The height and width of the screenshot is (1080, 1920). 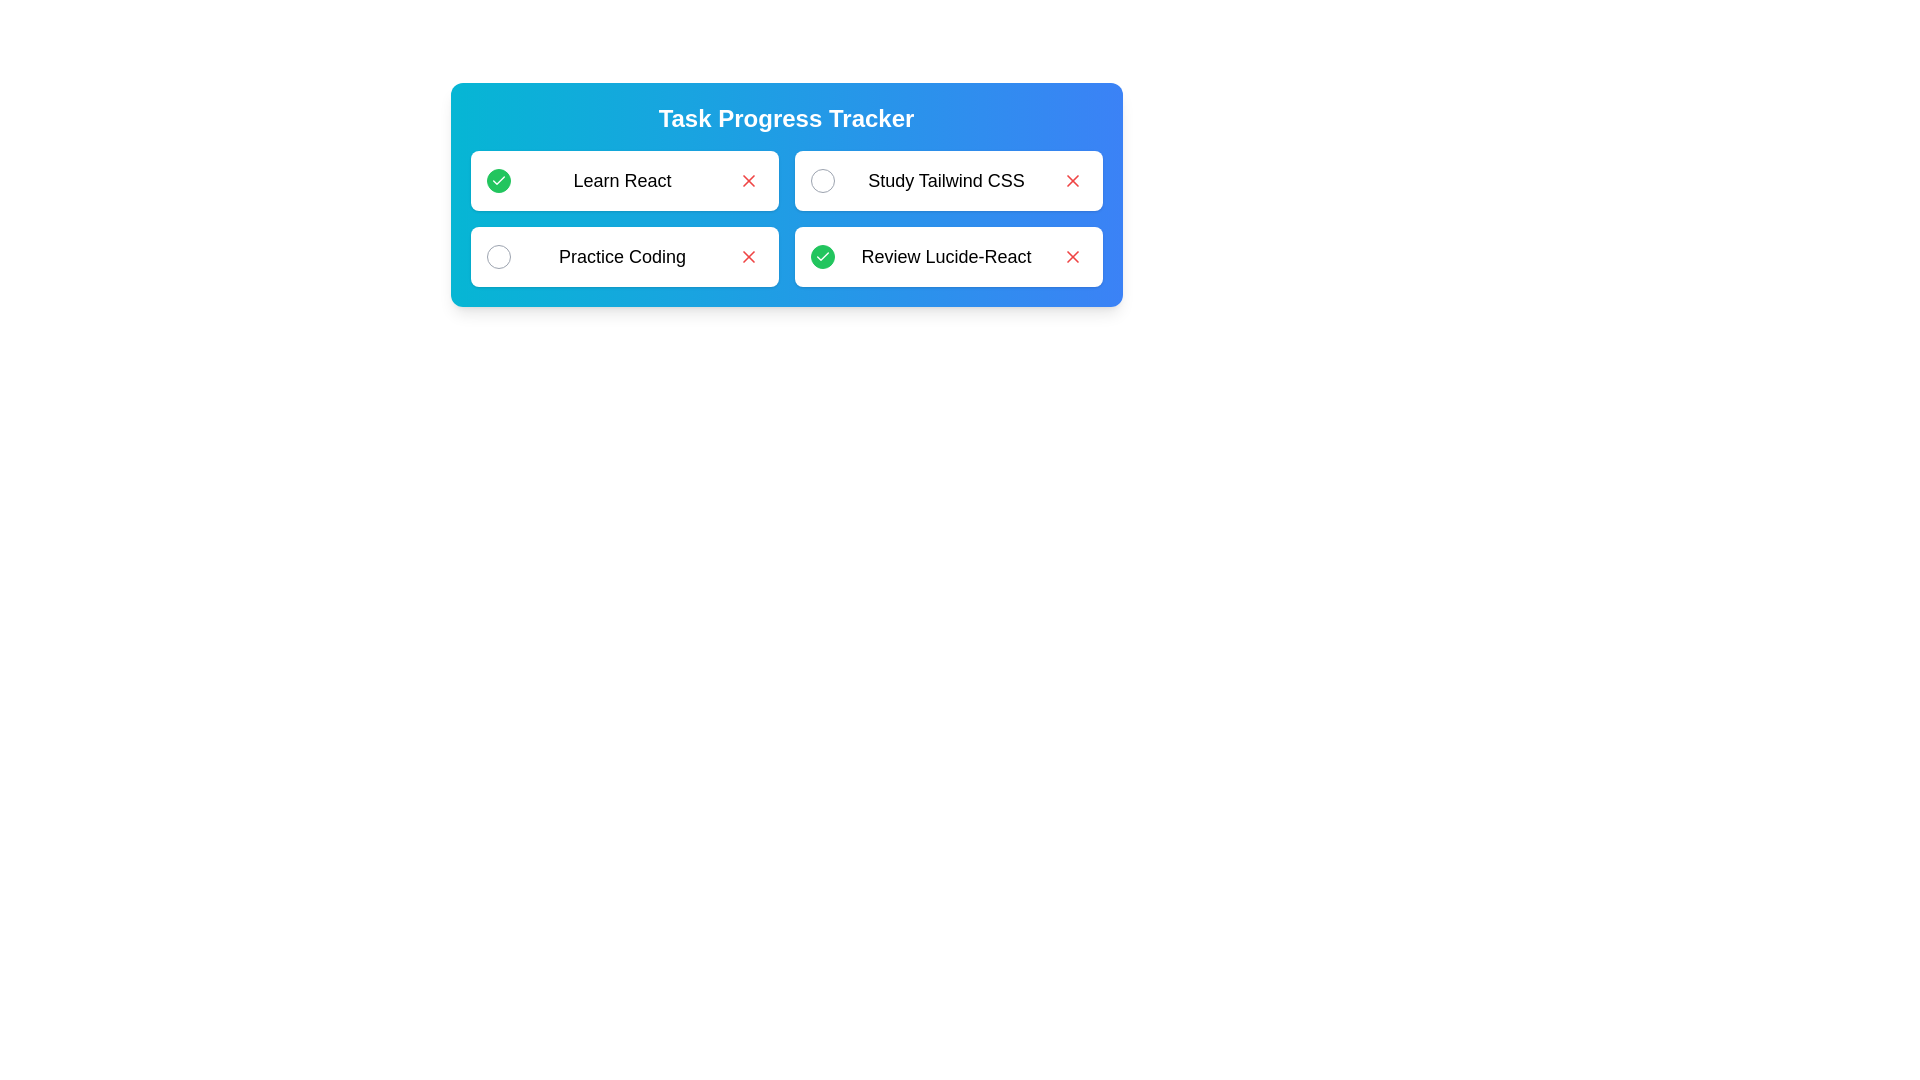 What do you see at coordinates (1071, 256) in the screenshot?
I see `'Remove' button for the task labeled Review Lucide-React` at bounding box center [1071, 256].